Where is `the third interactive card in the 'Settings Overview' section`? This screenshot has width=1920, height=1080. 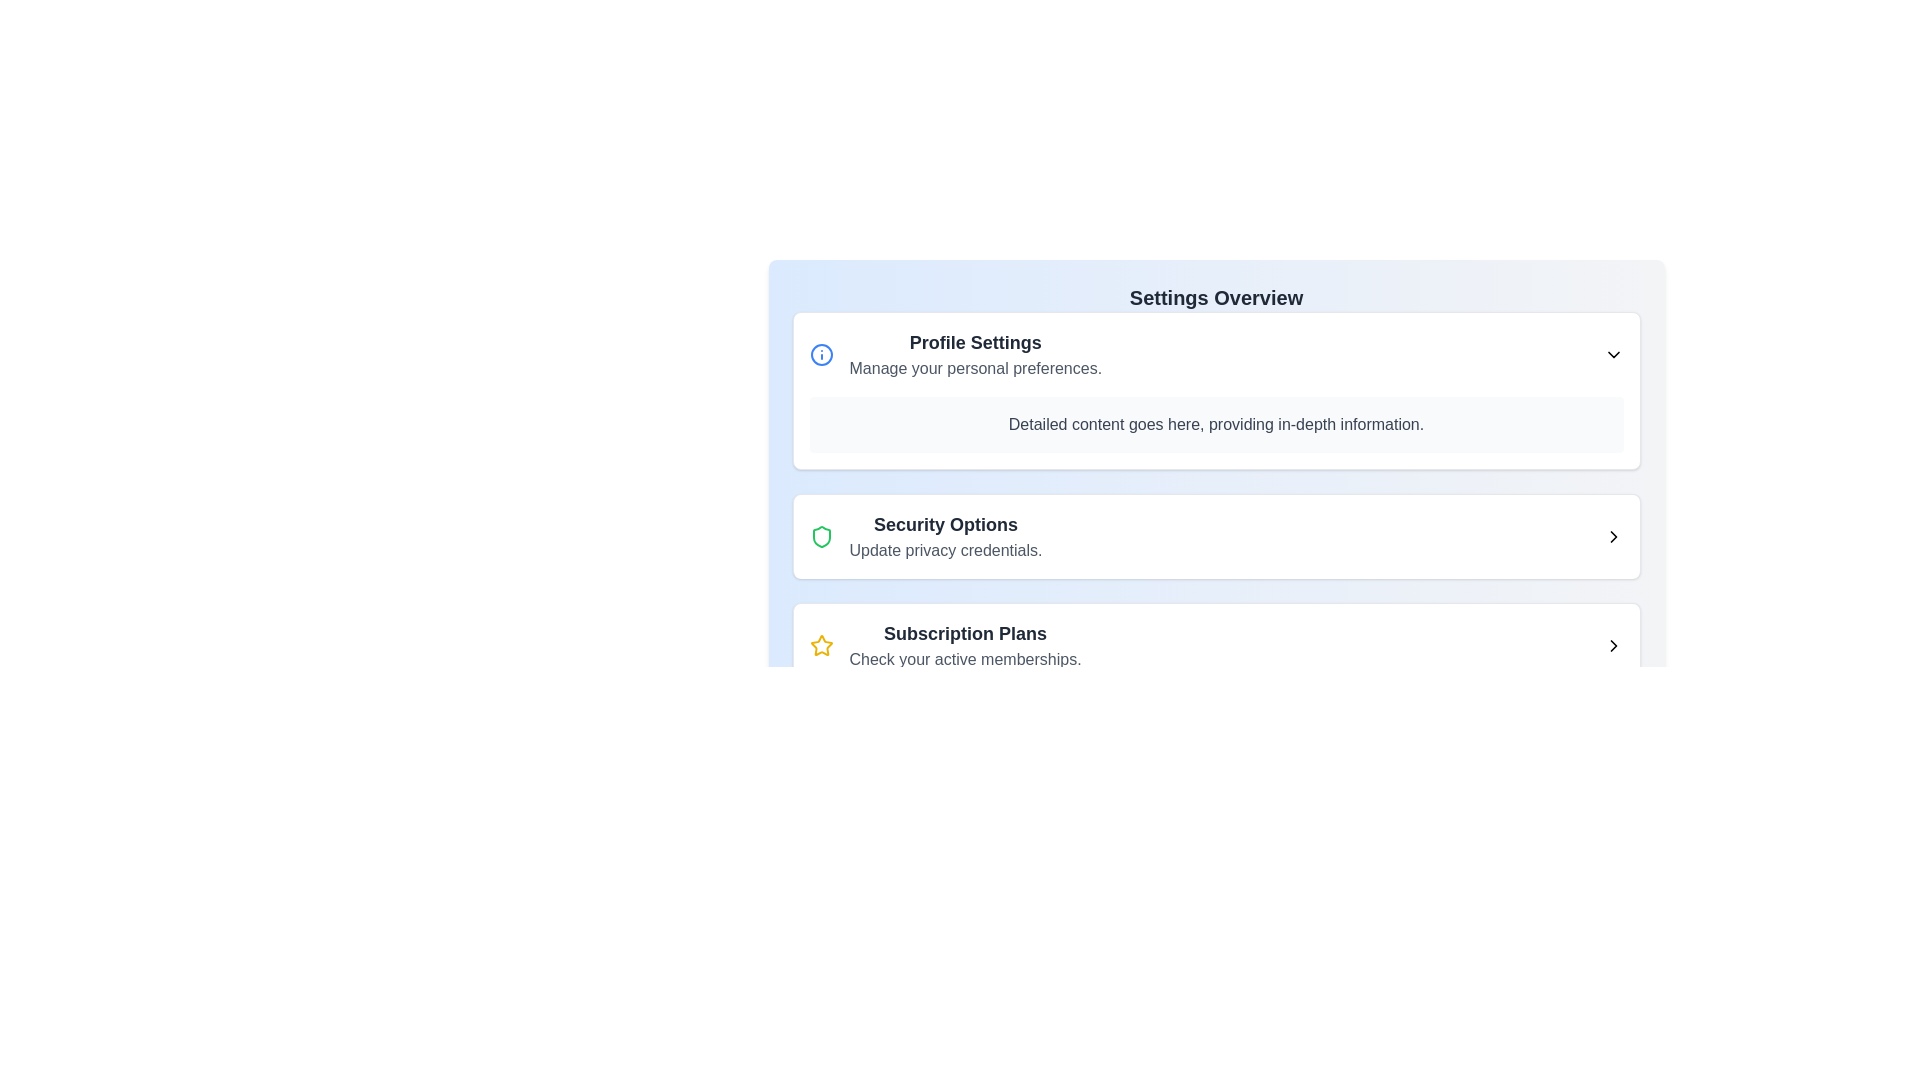 the third interactive card in the 'Settings Overview' section is located at coordinates (1215, 645).